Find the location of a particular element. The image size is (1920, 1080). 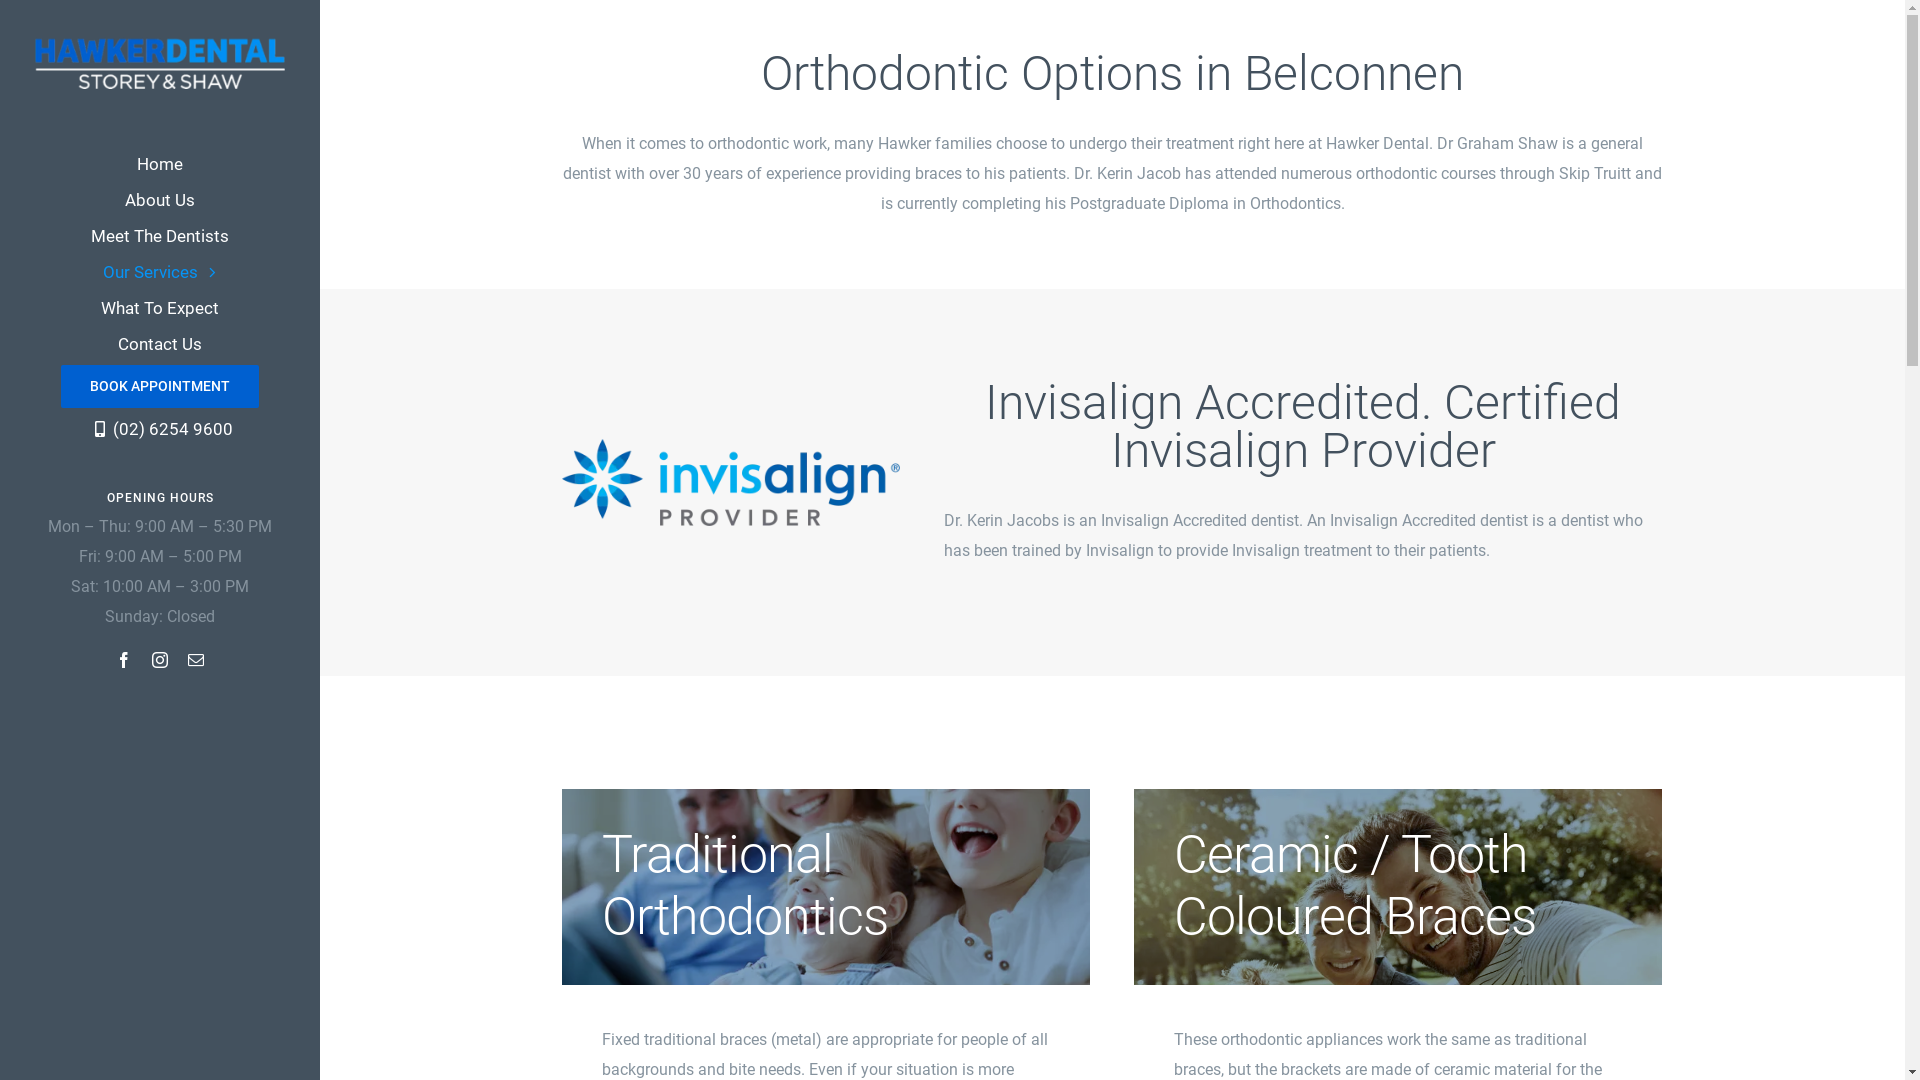

'What To Expect' is located at coordinates (158, 308).